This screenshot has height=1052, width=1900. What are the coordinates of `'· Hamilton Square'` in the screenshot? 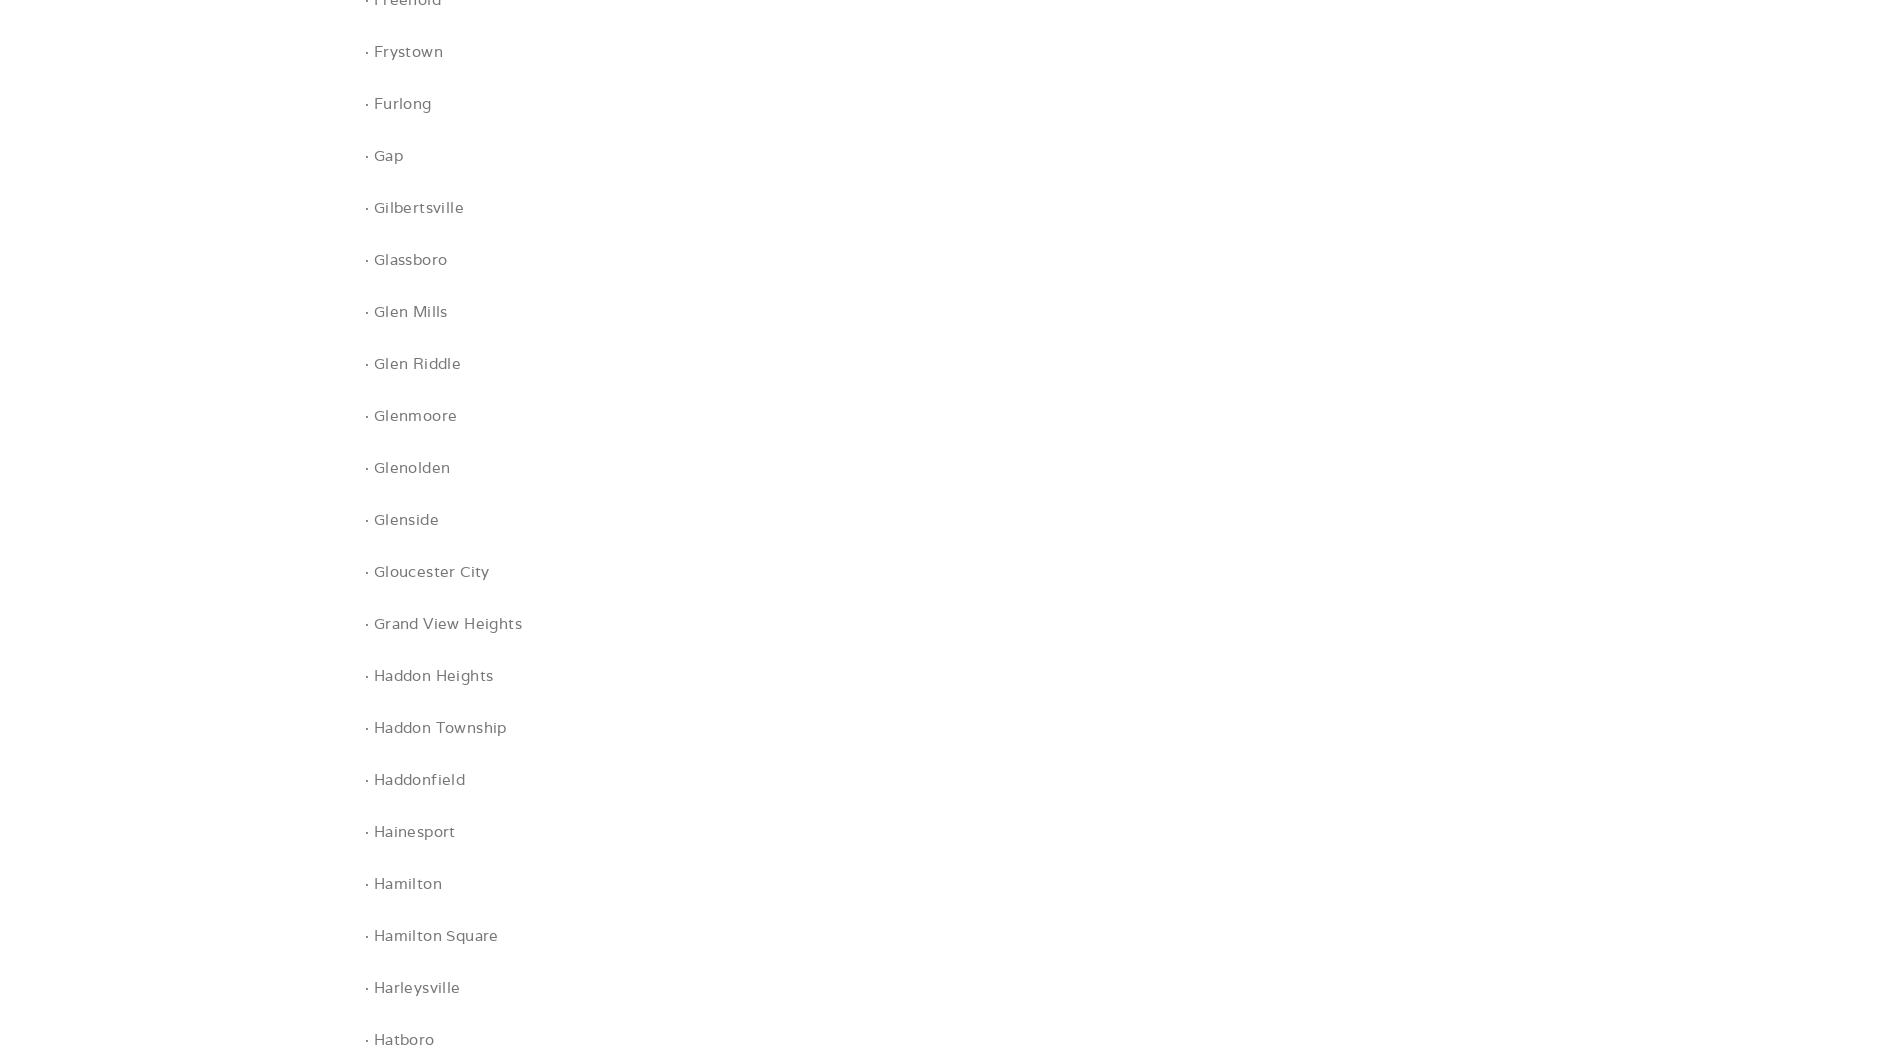 It's located at (430, 934).